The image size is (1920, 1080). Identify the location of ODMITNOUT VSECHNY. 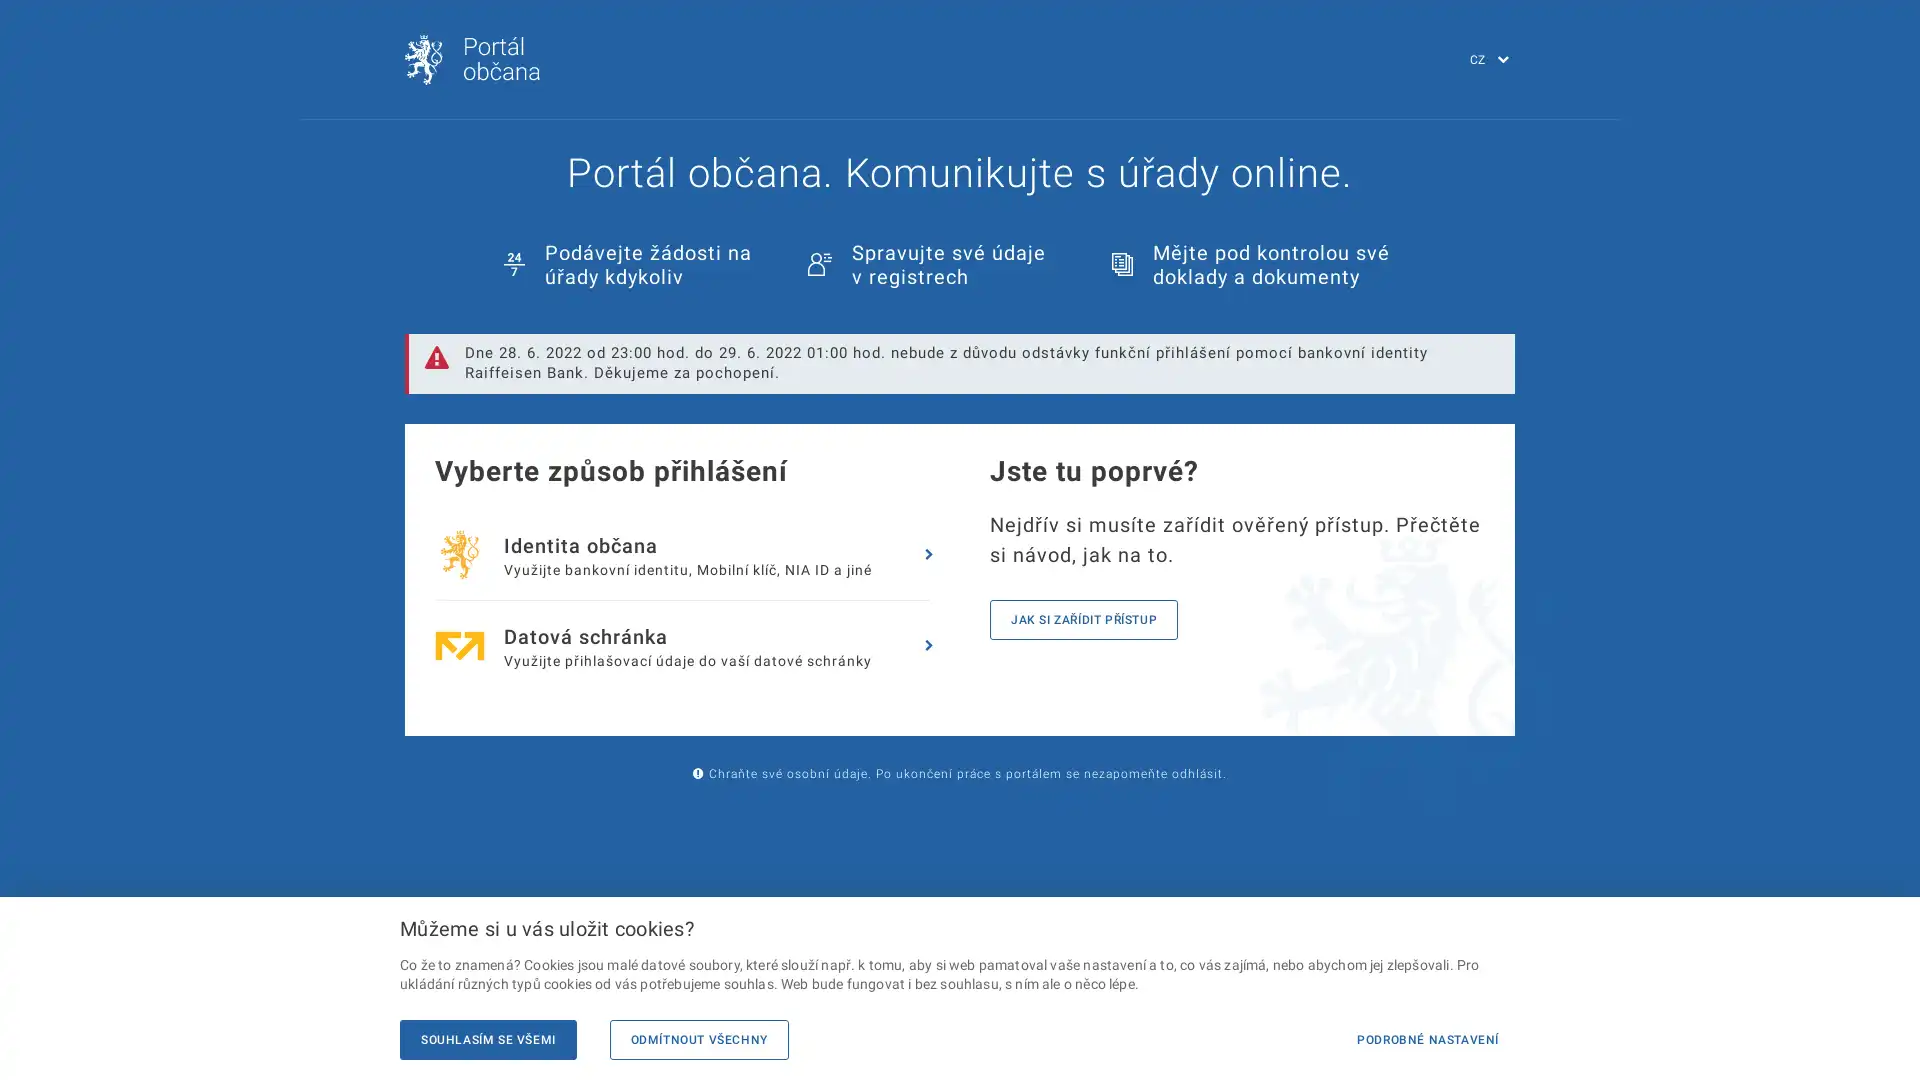
(698, 1039).